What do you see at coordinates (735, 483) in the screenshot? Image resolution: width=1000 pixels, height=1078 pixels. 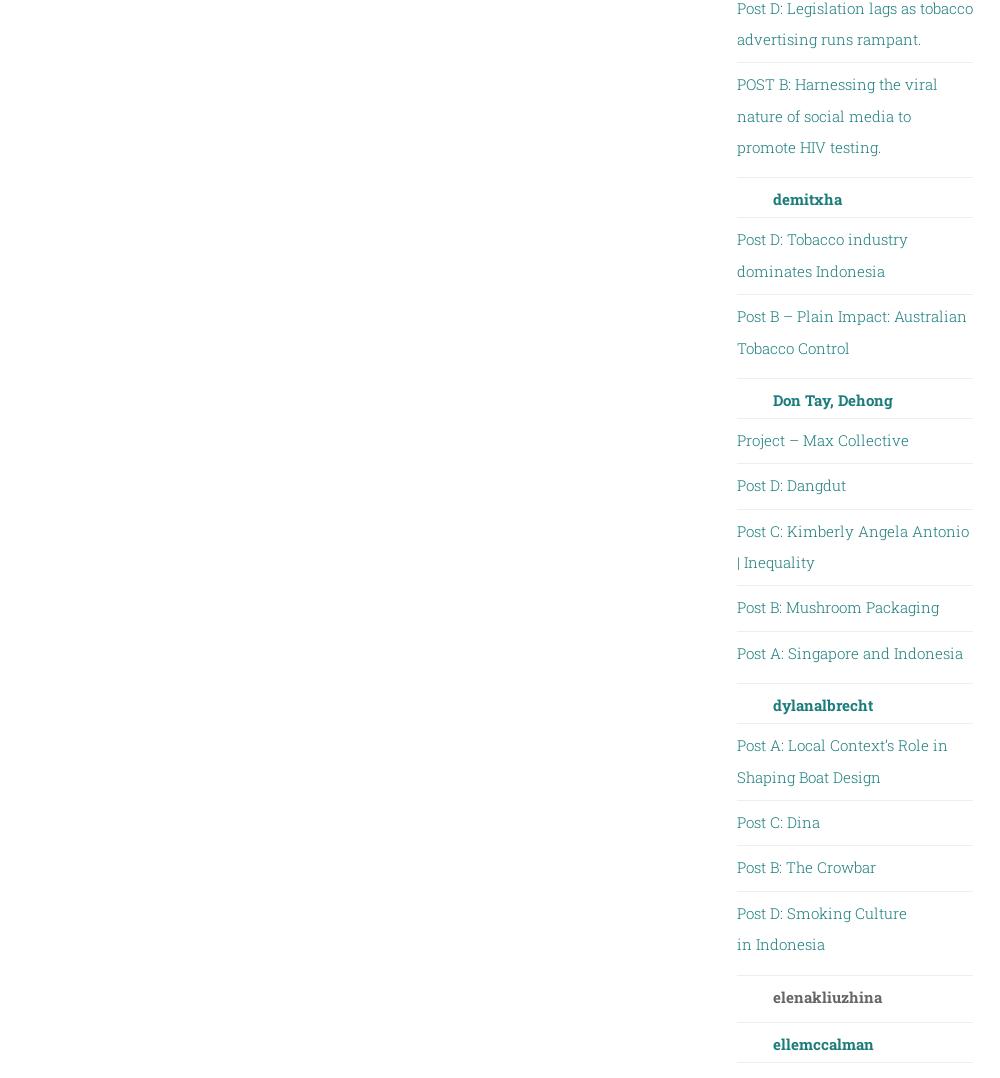 I see `'Post D: Dangdut'` at bounding box center [735, 483].